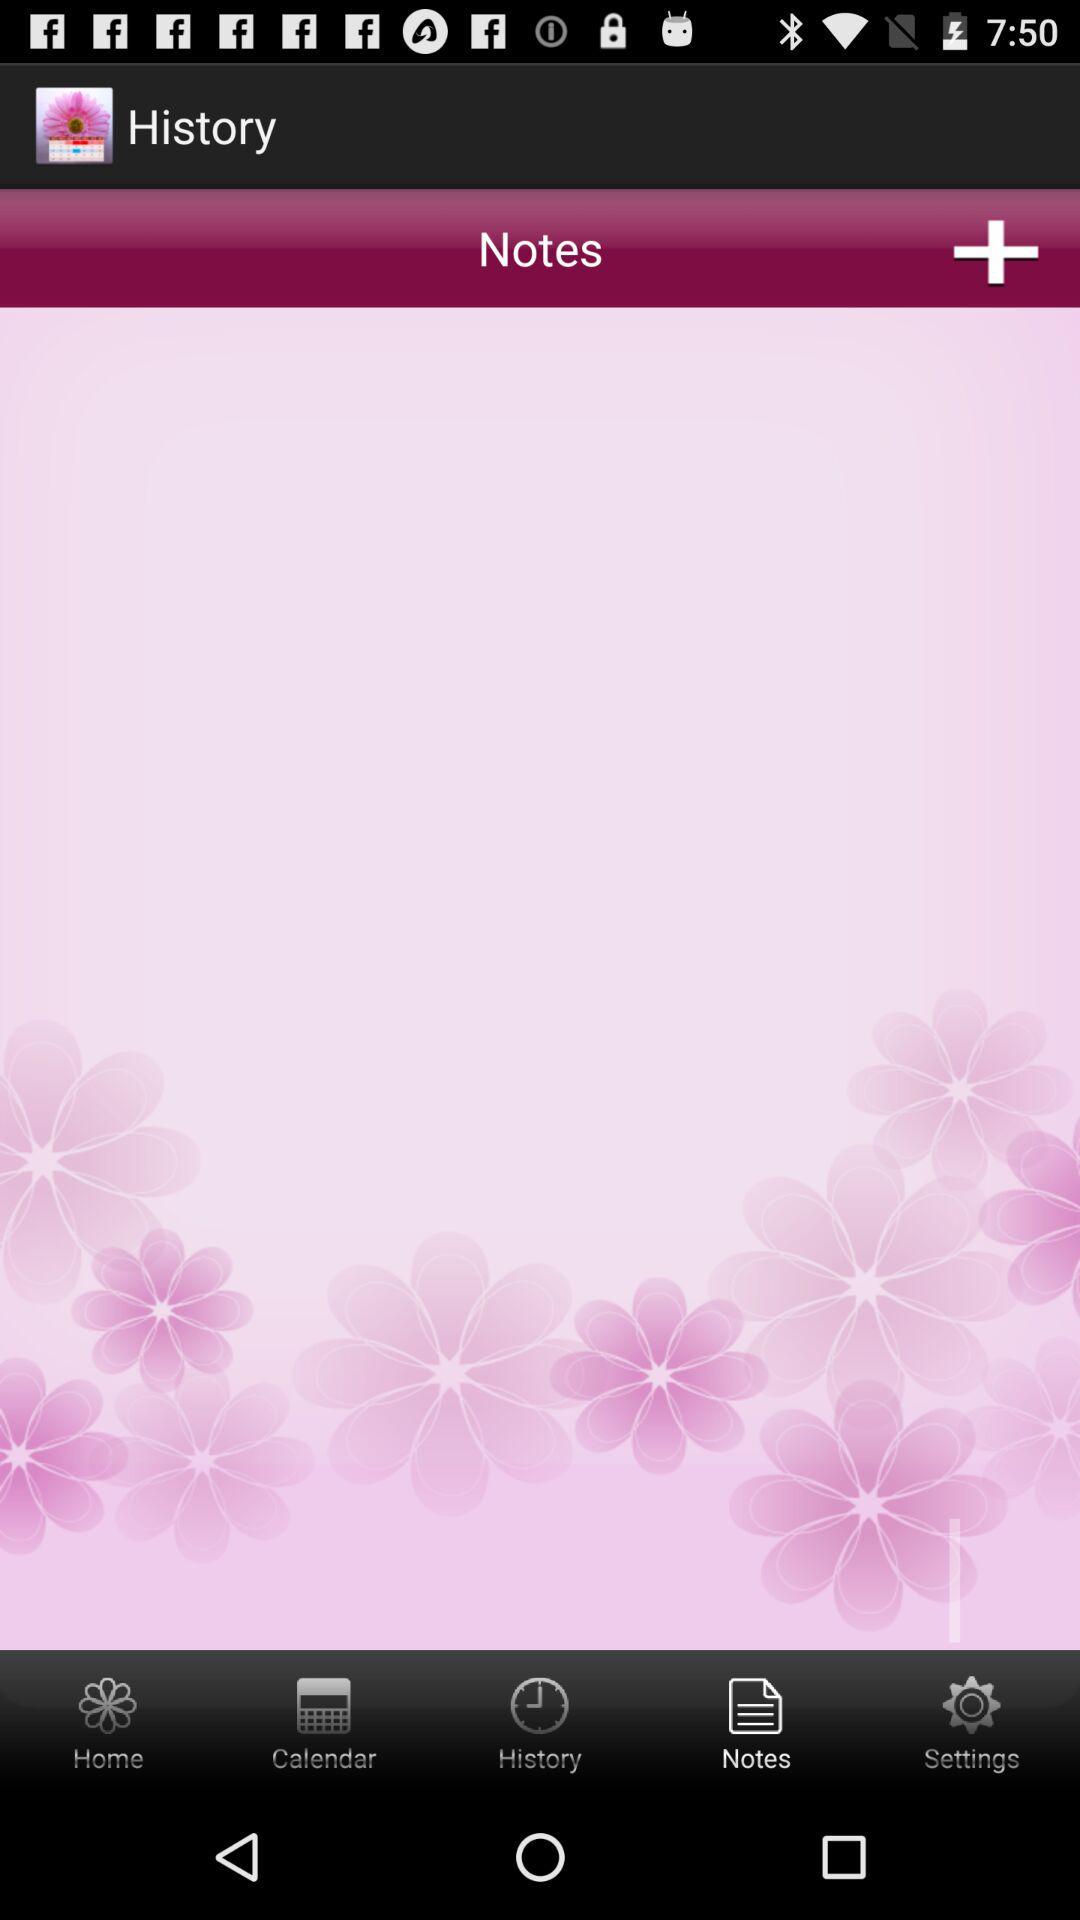 Image resolution: width=1080 pixels, height=1920 pixels. Describe the element at coordinates (540, 1721) in the screenshot. I see `history` at that location.